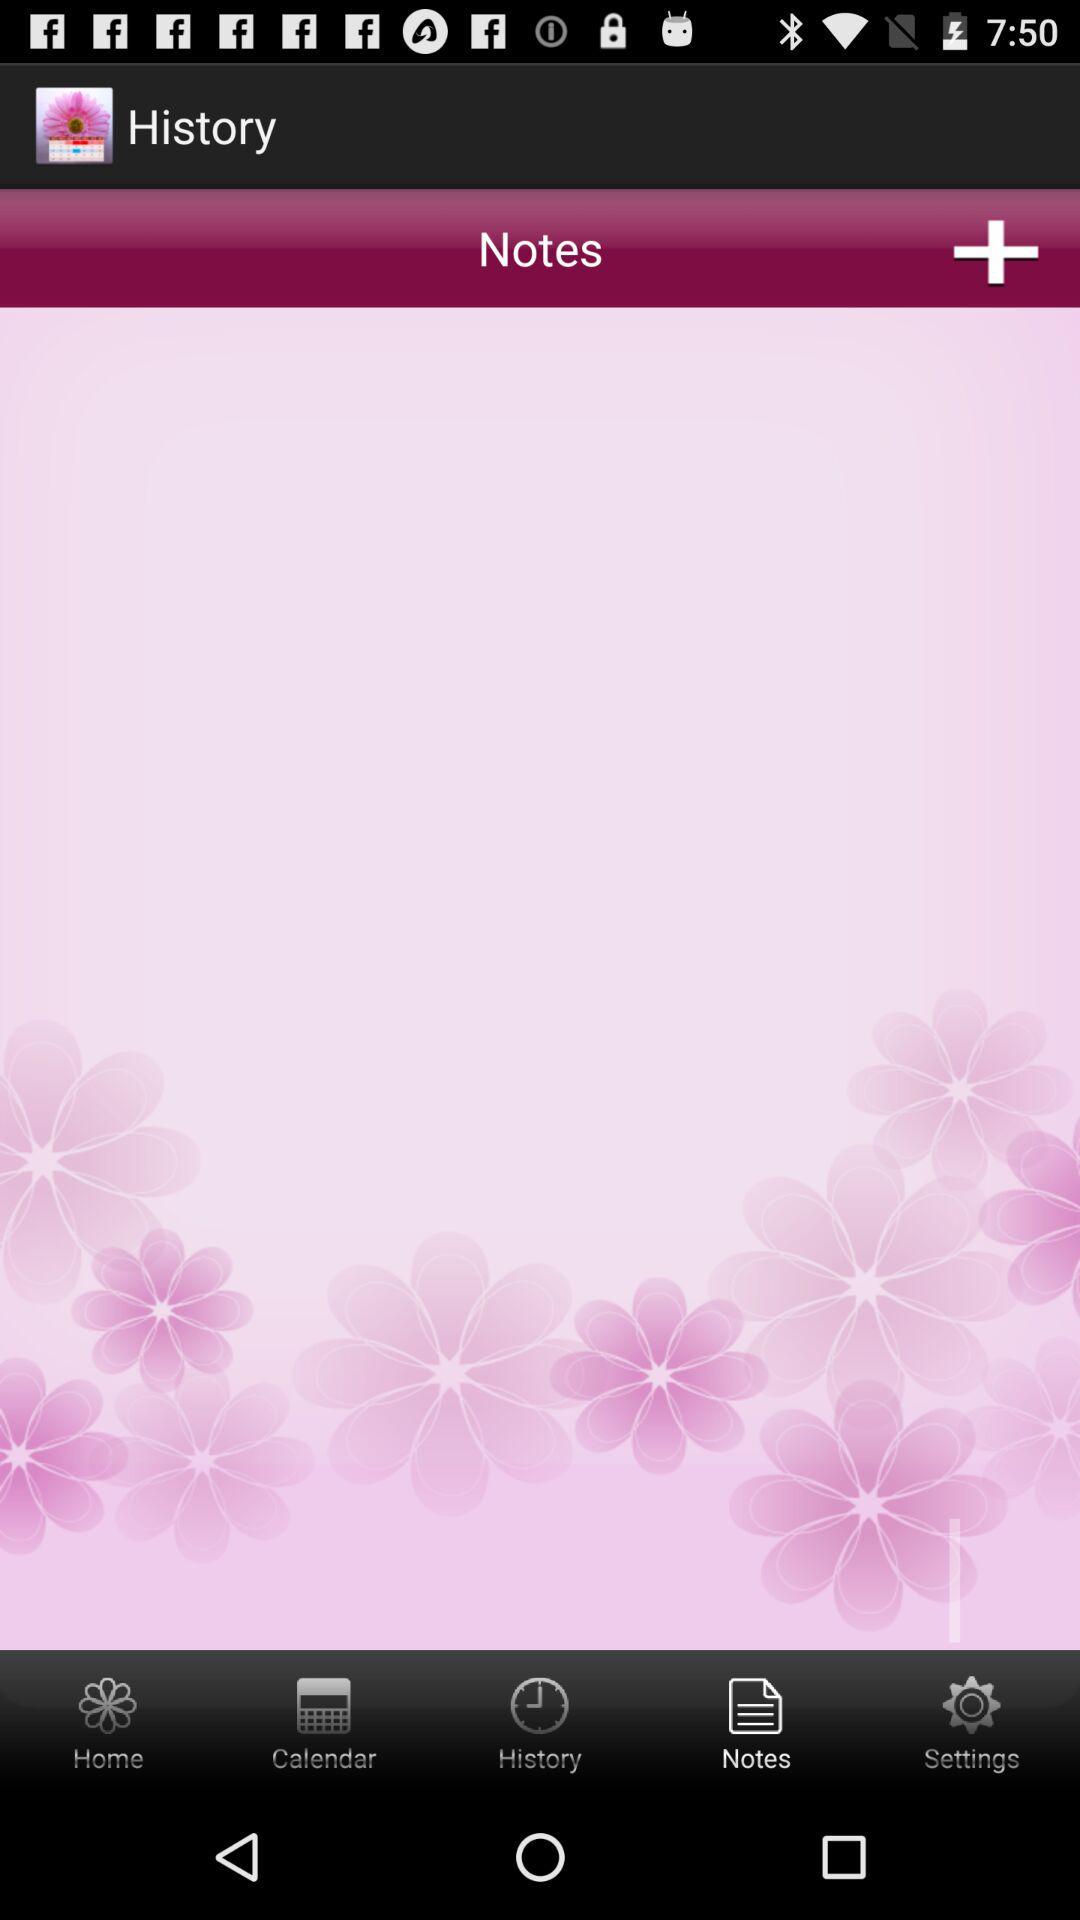 Image resolution: width=1080 pixels, height=1920 pixels. Describe the element at coordinates (540, 1721) in the screenshot. I see `history` at that location.